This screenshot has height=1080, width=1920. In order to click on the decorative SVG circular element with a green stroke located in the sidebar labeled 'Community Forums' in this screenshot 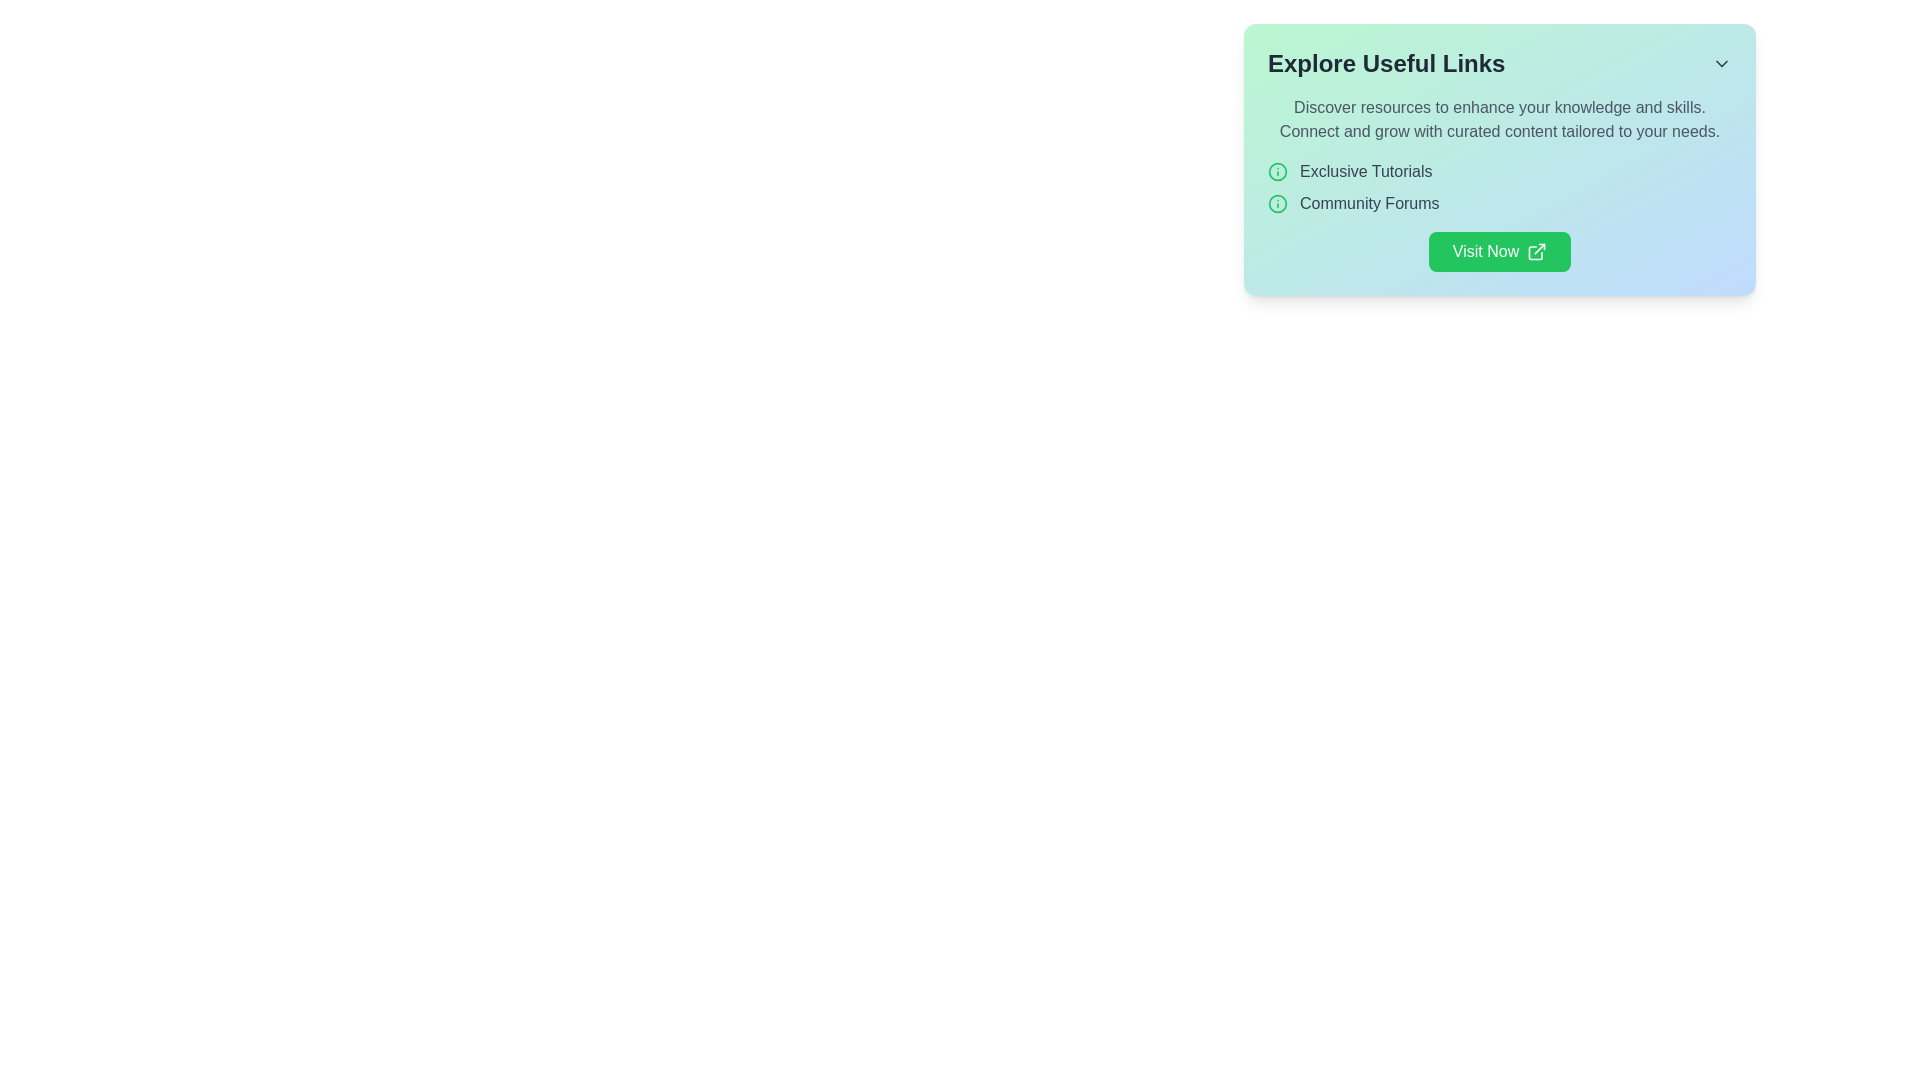, I will do `click(1276, 171)`.